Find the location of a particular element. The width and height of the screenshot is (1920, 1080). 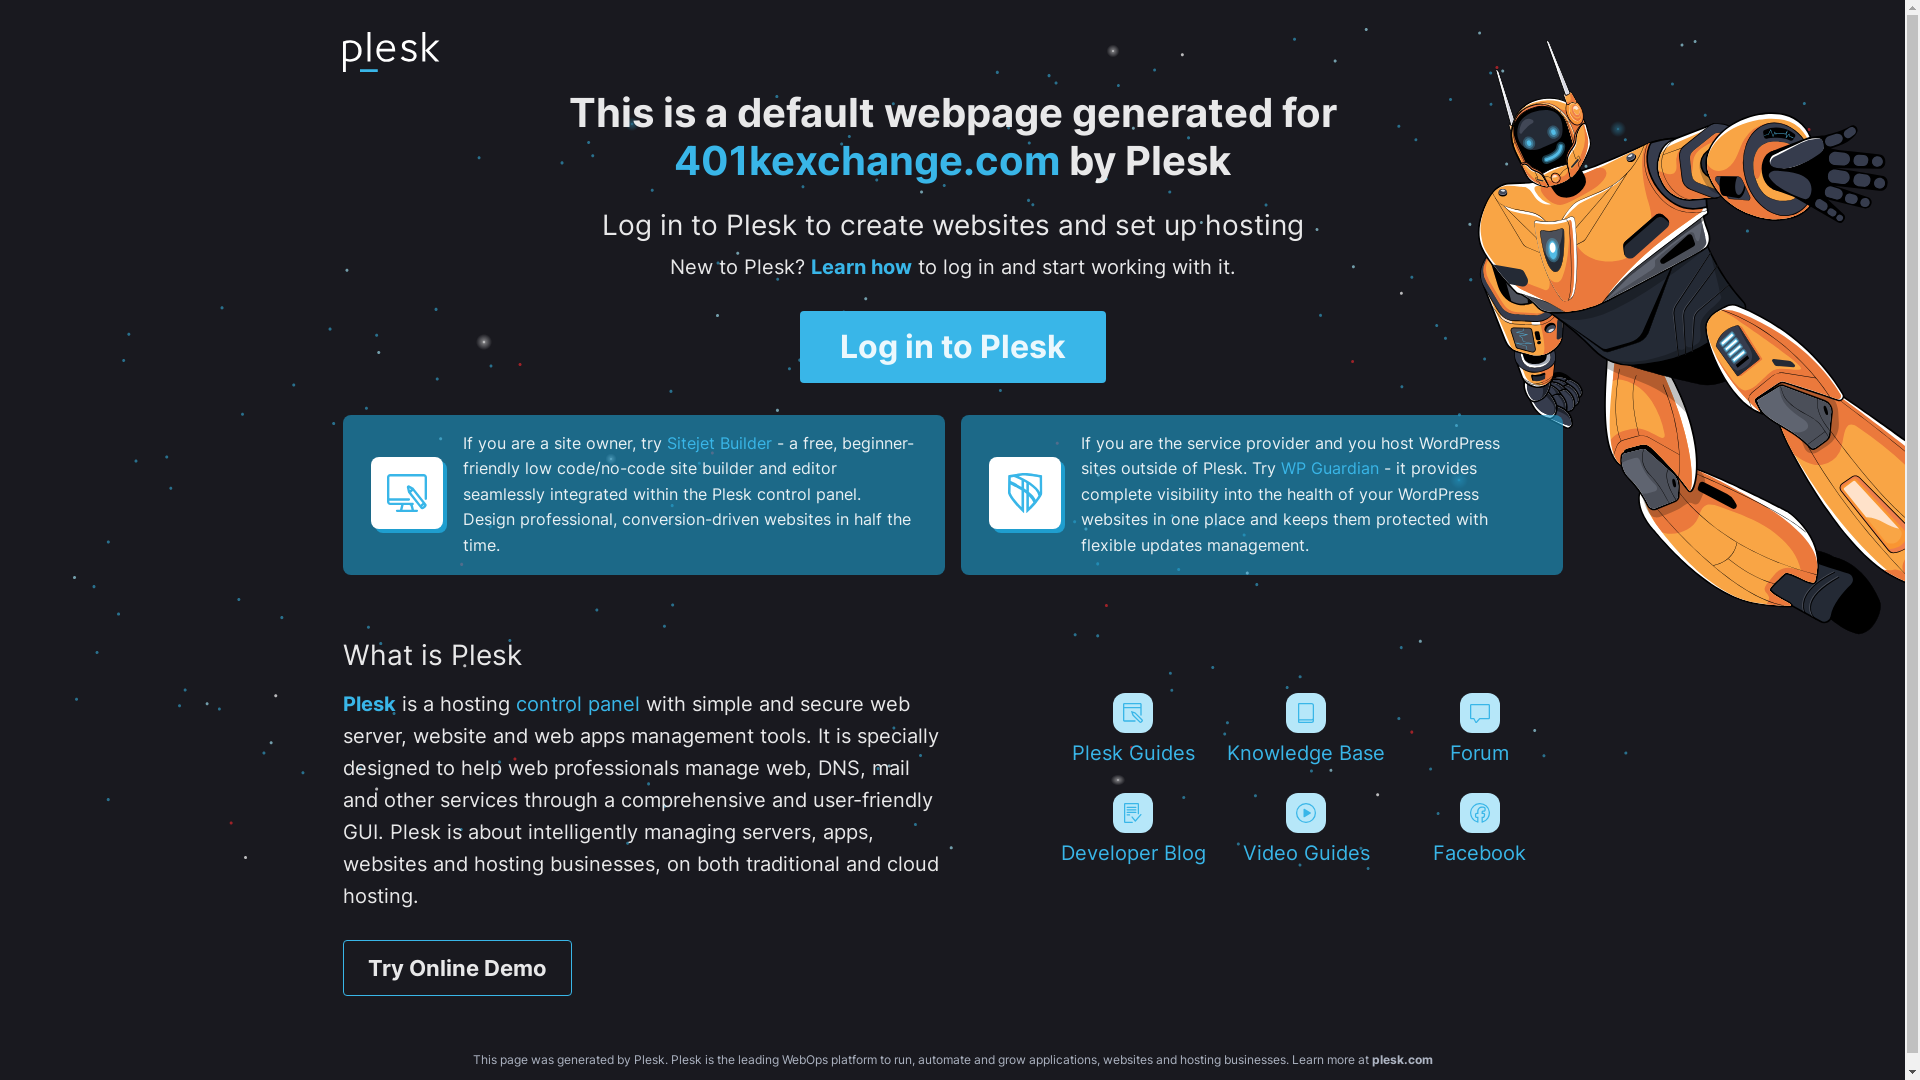

'plesk.com' is located at coordinates (1401, 1058).